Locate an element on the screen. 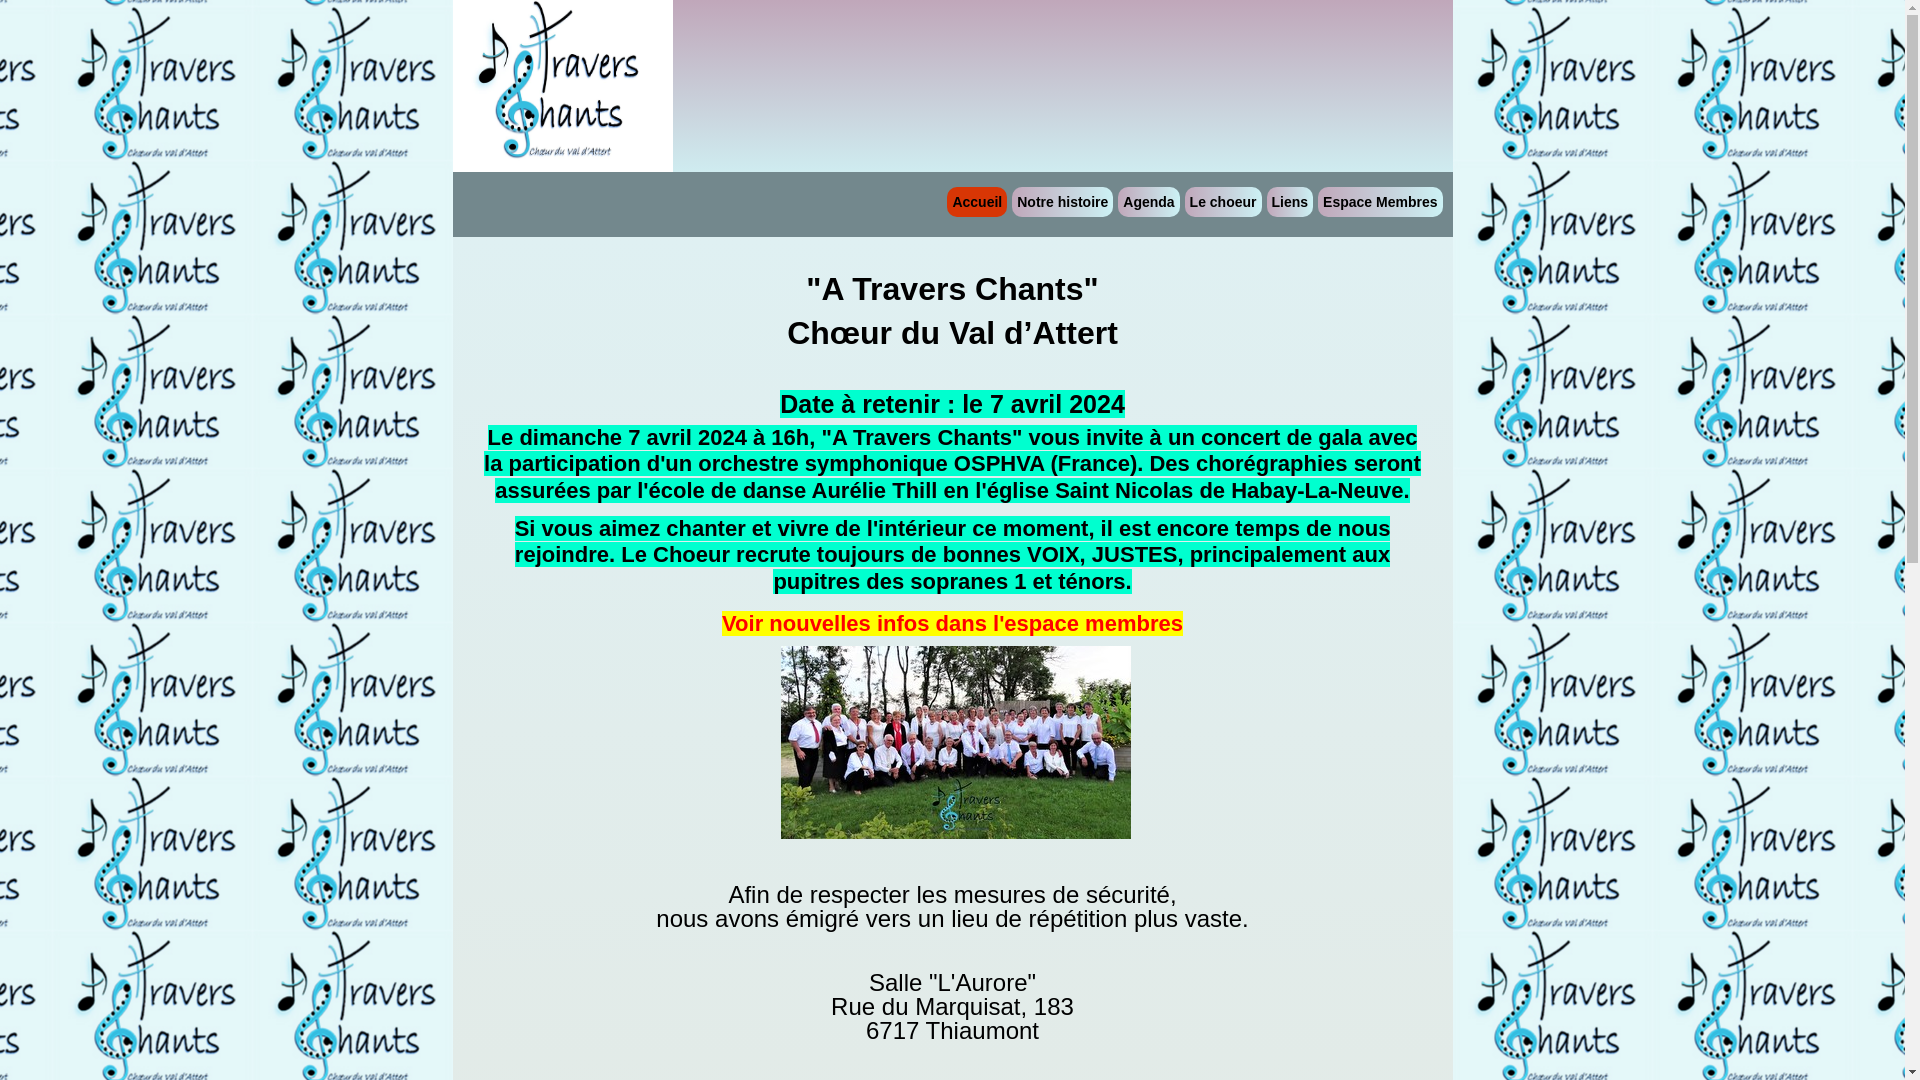 The image size is (1920, 1080). 'Le choeur' is located at coordinates (1222, 201).